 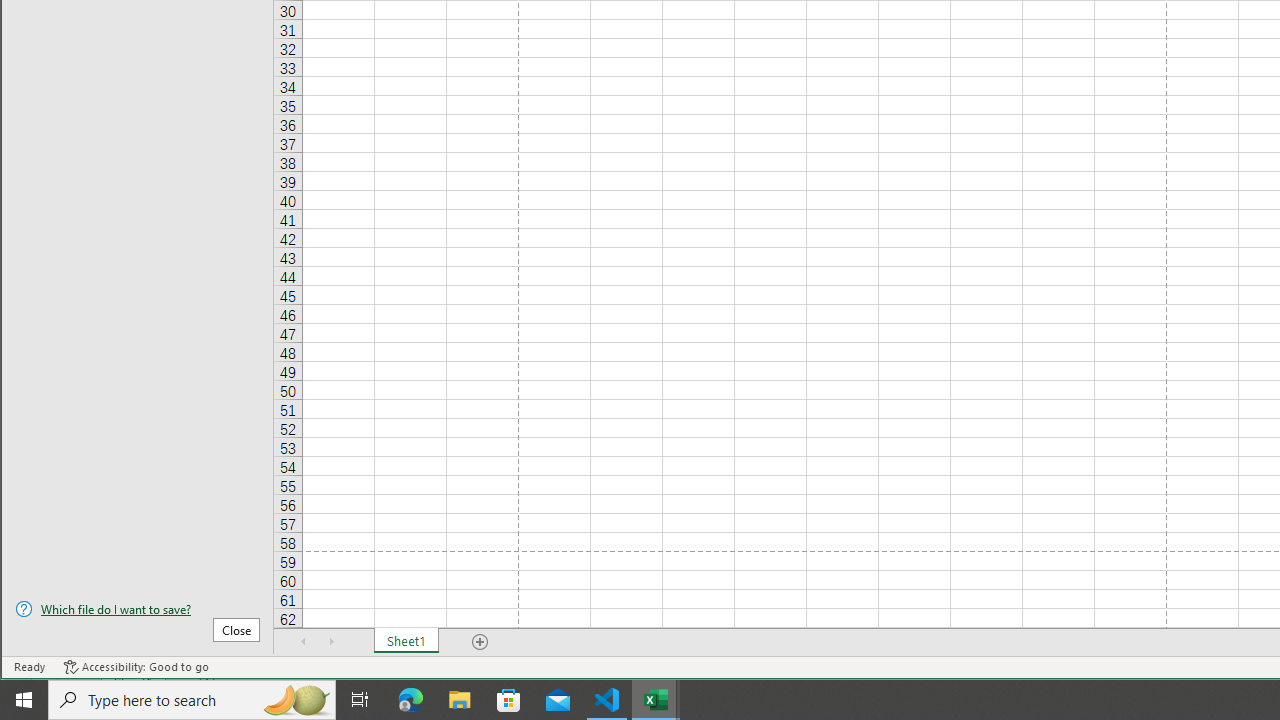 I want to click on 'Visual Studio Code - 1 running window', so click(x=606, y=698).